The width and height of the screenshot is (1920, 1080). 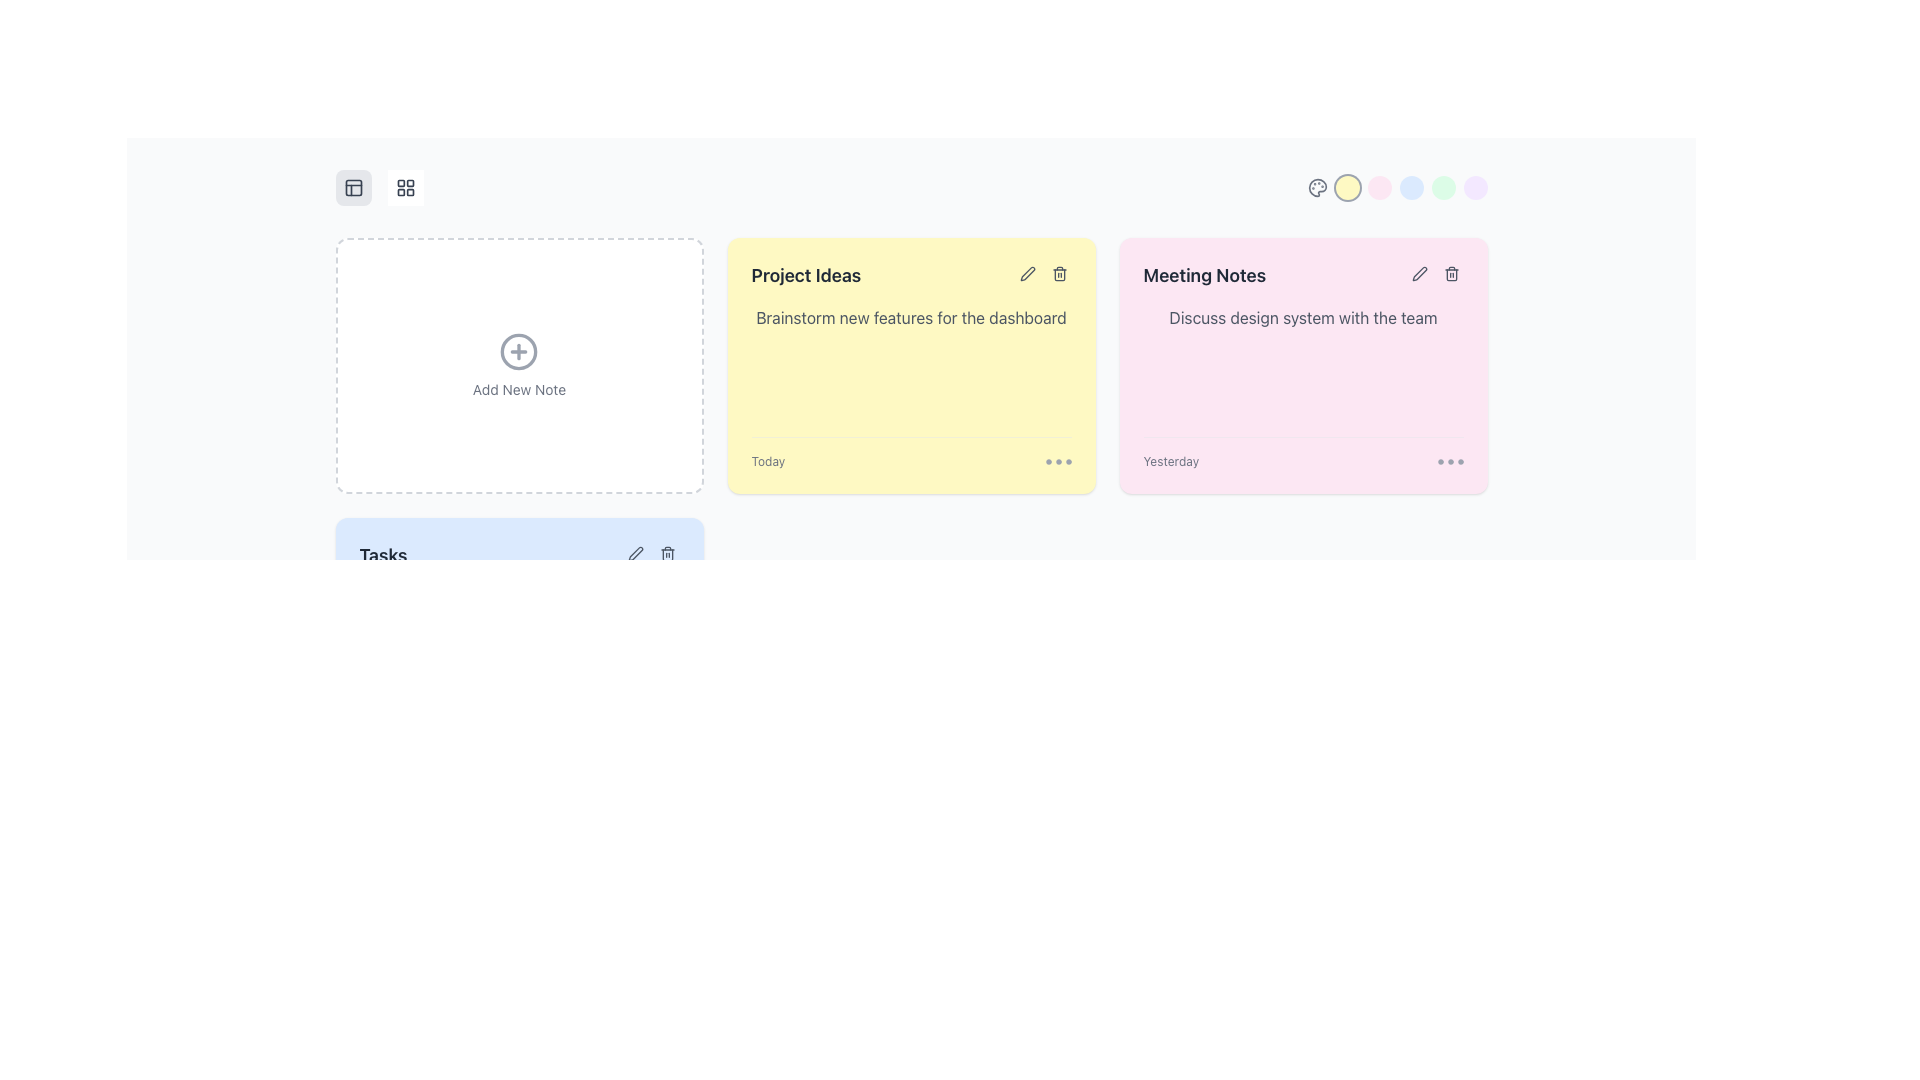 I want to click on the trashcan icon located in the top-right corner of the pink 'Meeting Notes' card, so click(x=1451, y=275).